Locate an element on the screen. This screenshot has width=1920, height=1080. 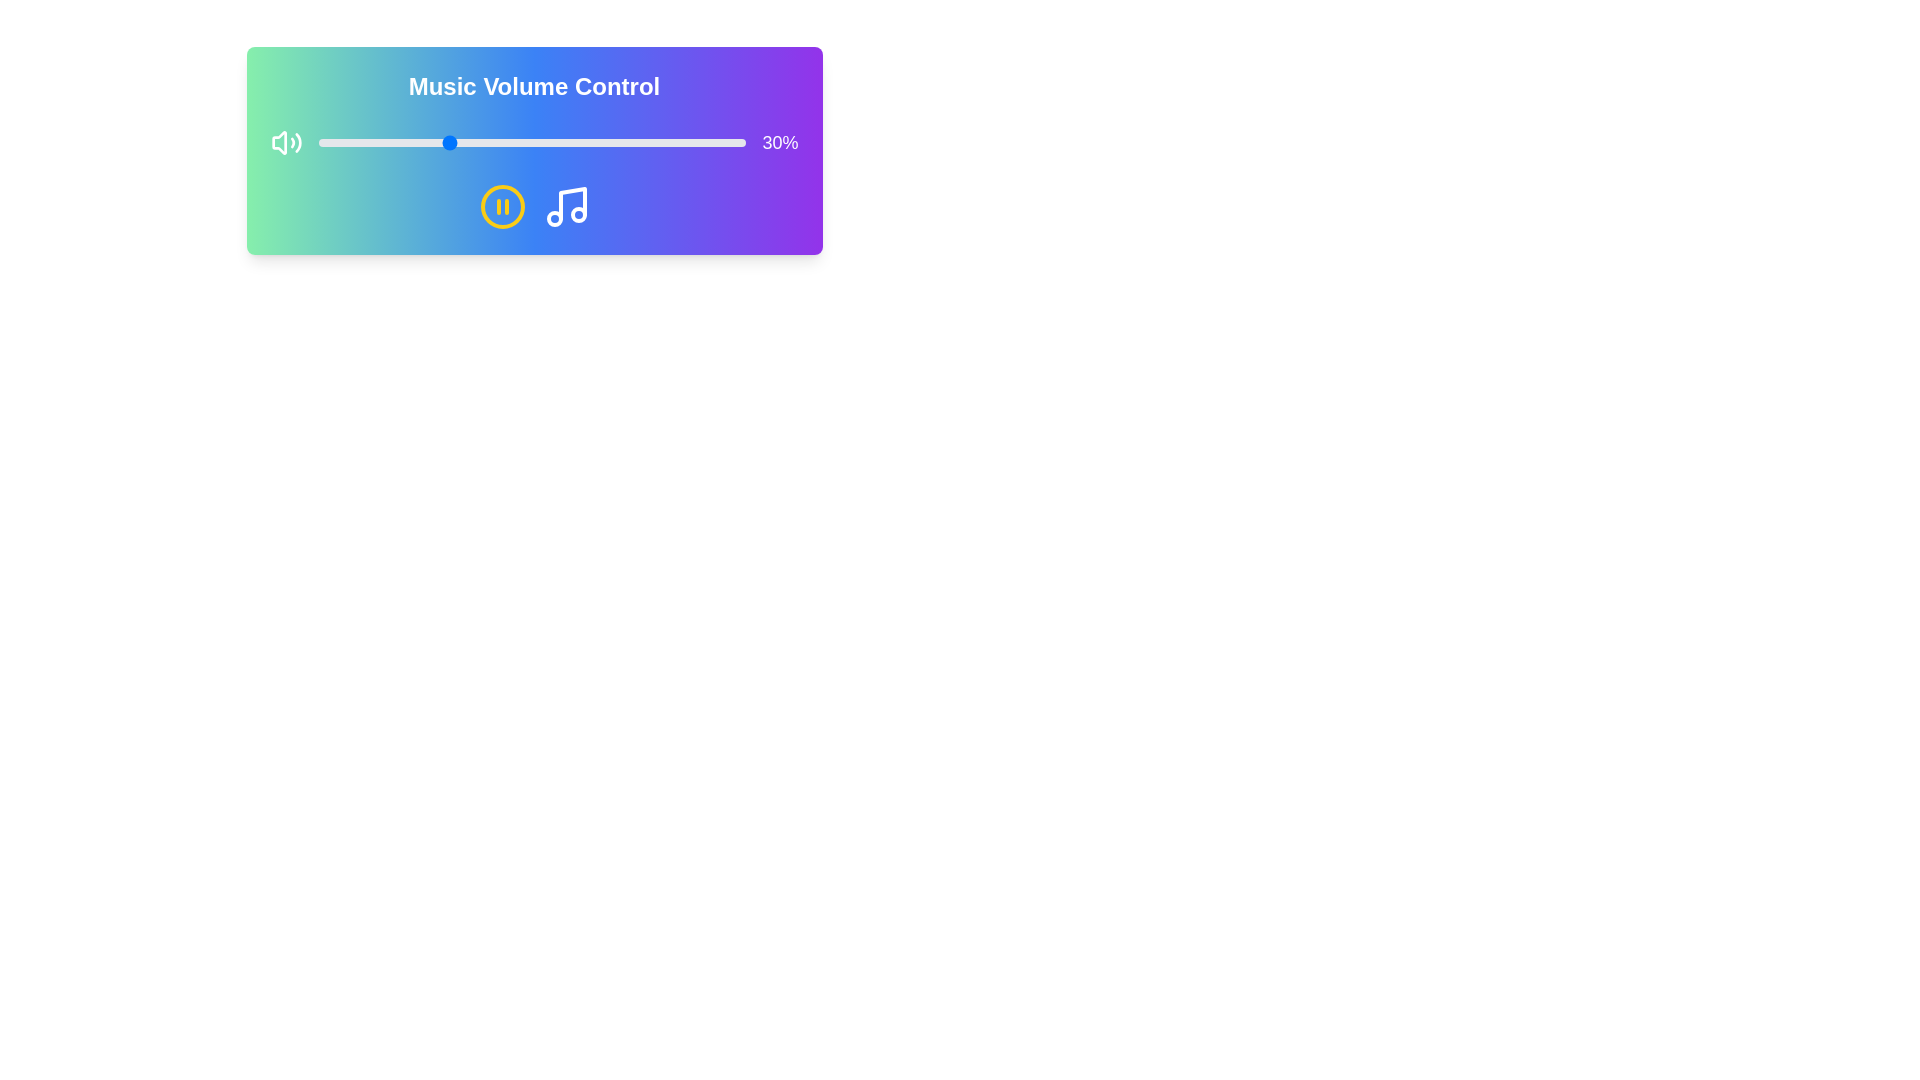
the handle of the horizontal volume control slider, which is visually represented with a gradient background and has a speaker icon on the left and a '30%' text indicator on the right is located at coordinates (534, 141).